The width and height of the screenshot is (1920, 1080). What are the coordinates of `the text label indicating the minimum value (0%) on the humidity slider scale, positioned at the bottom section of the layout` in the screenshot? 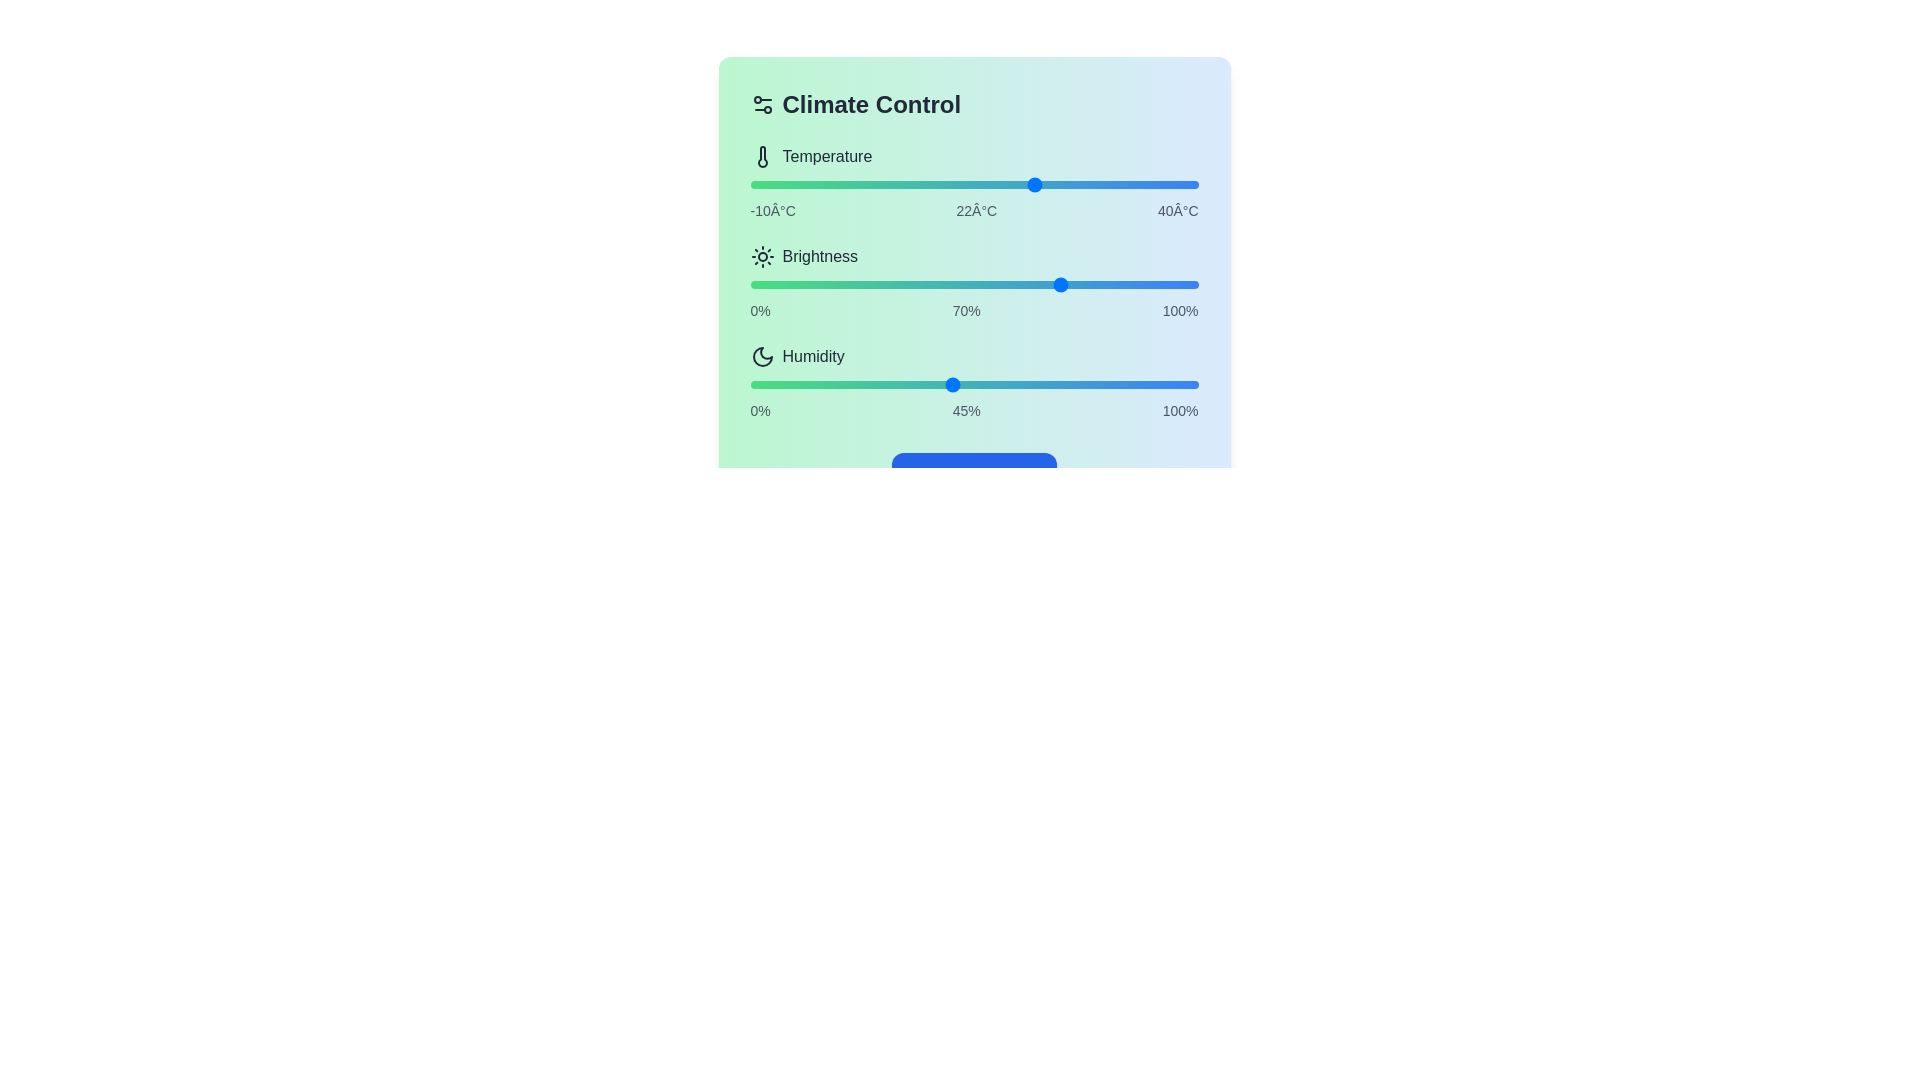 It's located at (759, 410).